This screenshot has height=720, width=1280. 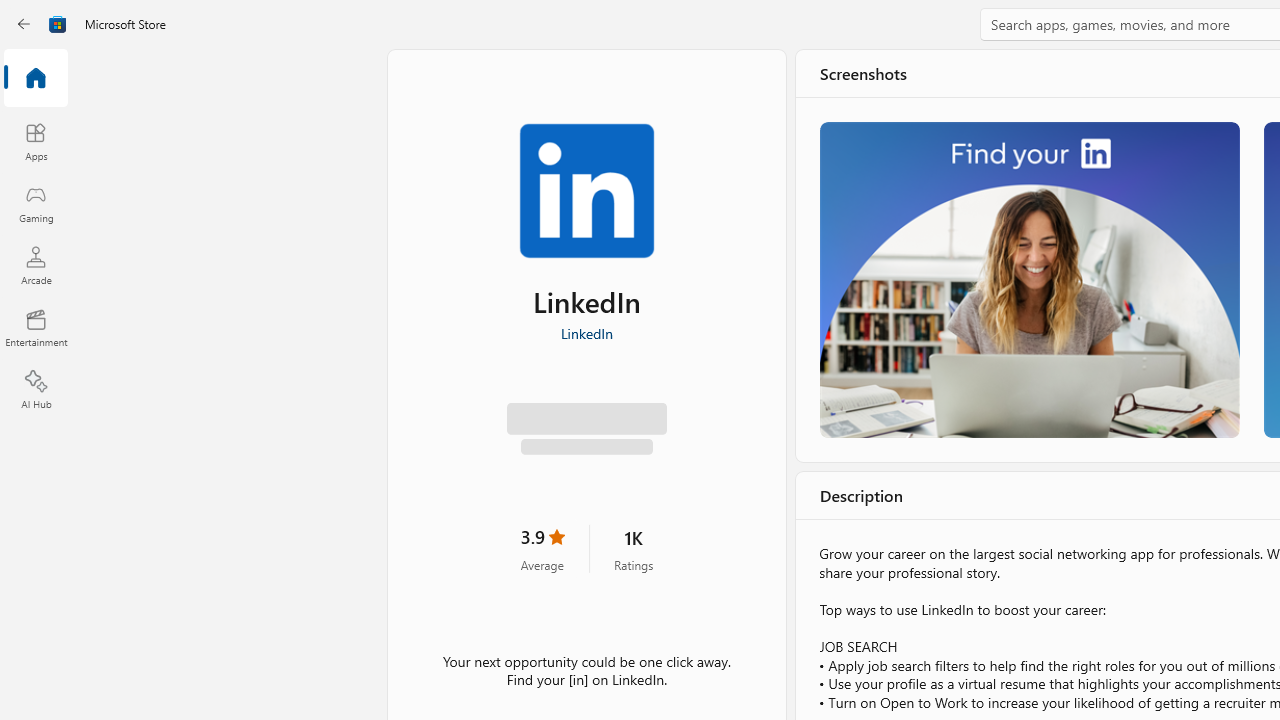 I want to click on 'Back', so click(x=24, y=24).